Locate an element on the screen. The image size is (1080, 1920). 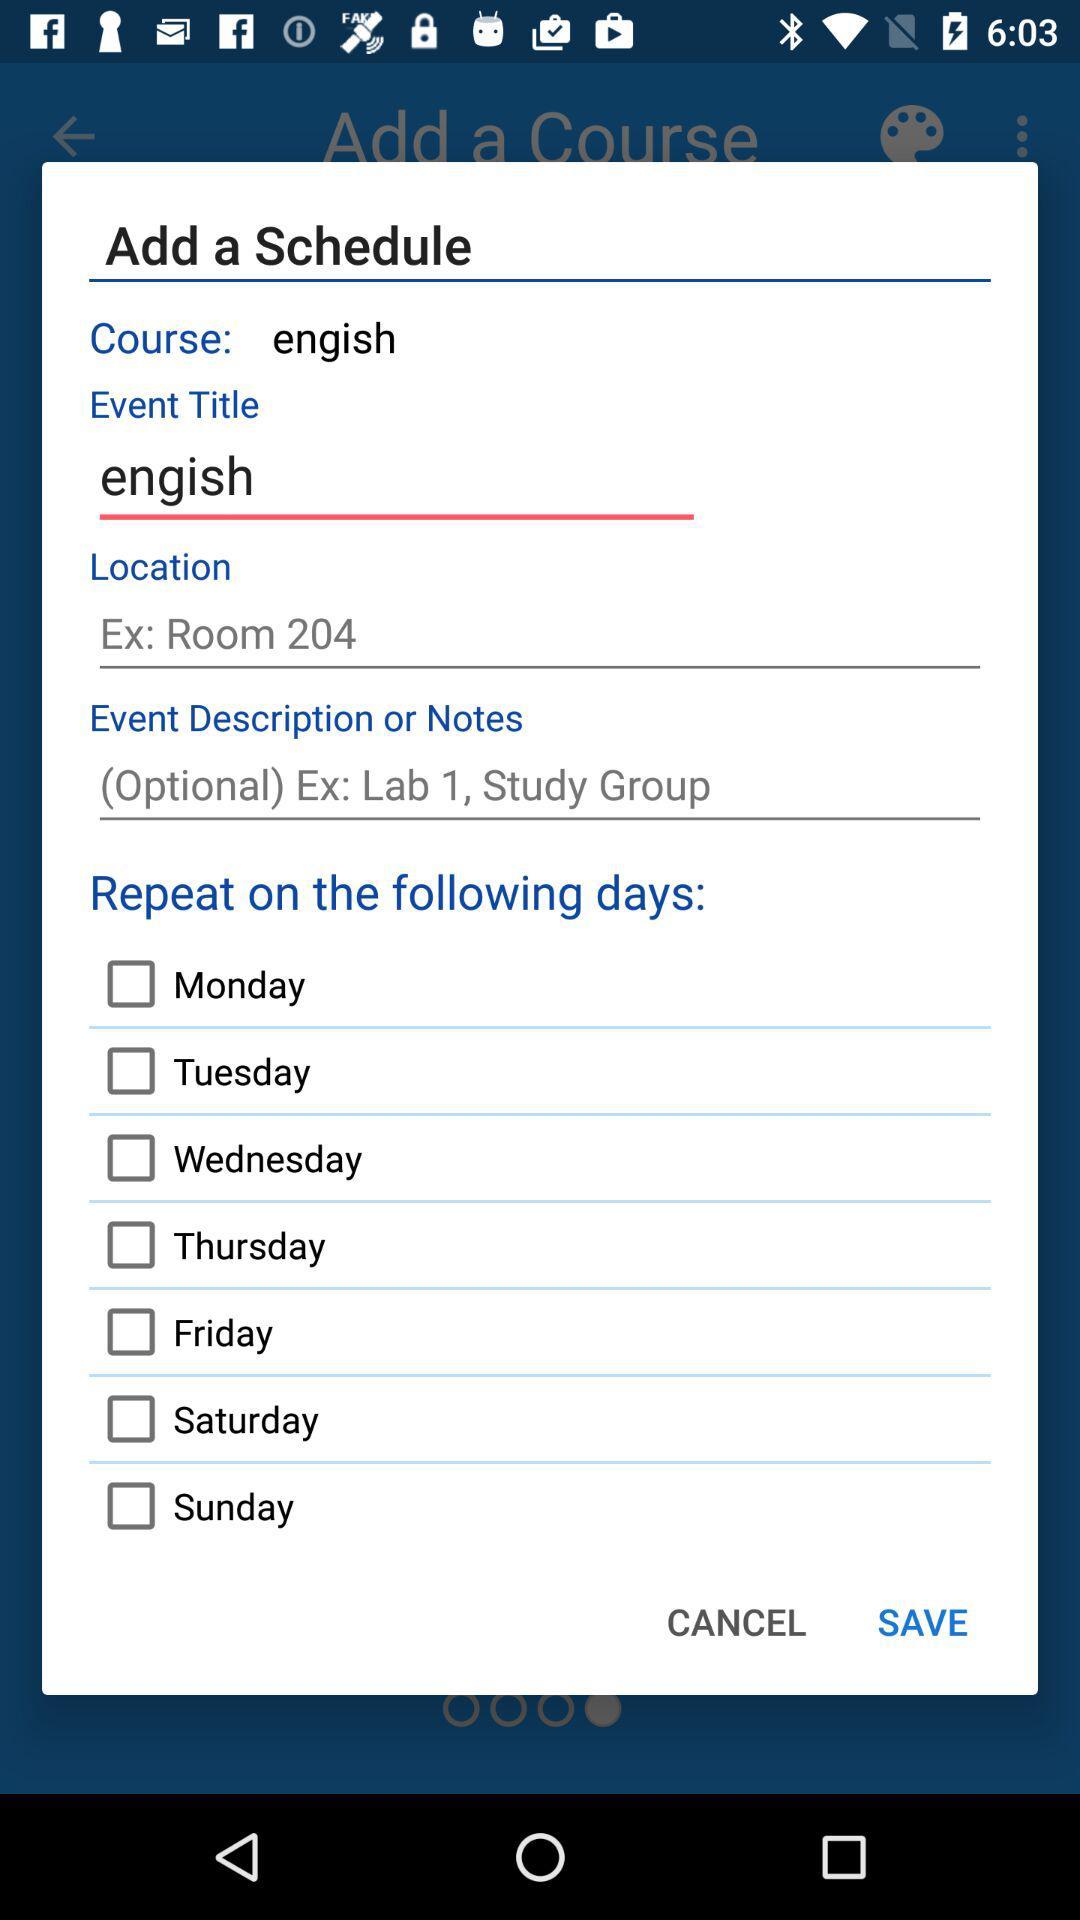
item to the left of save icon is located at coordinates (736, 1621).